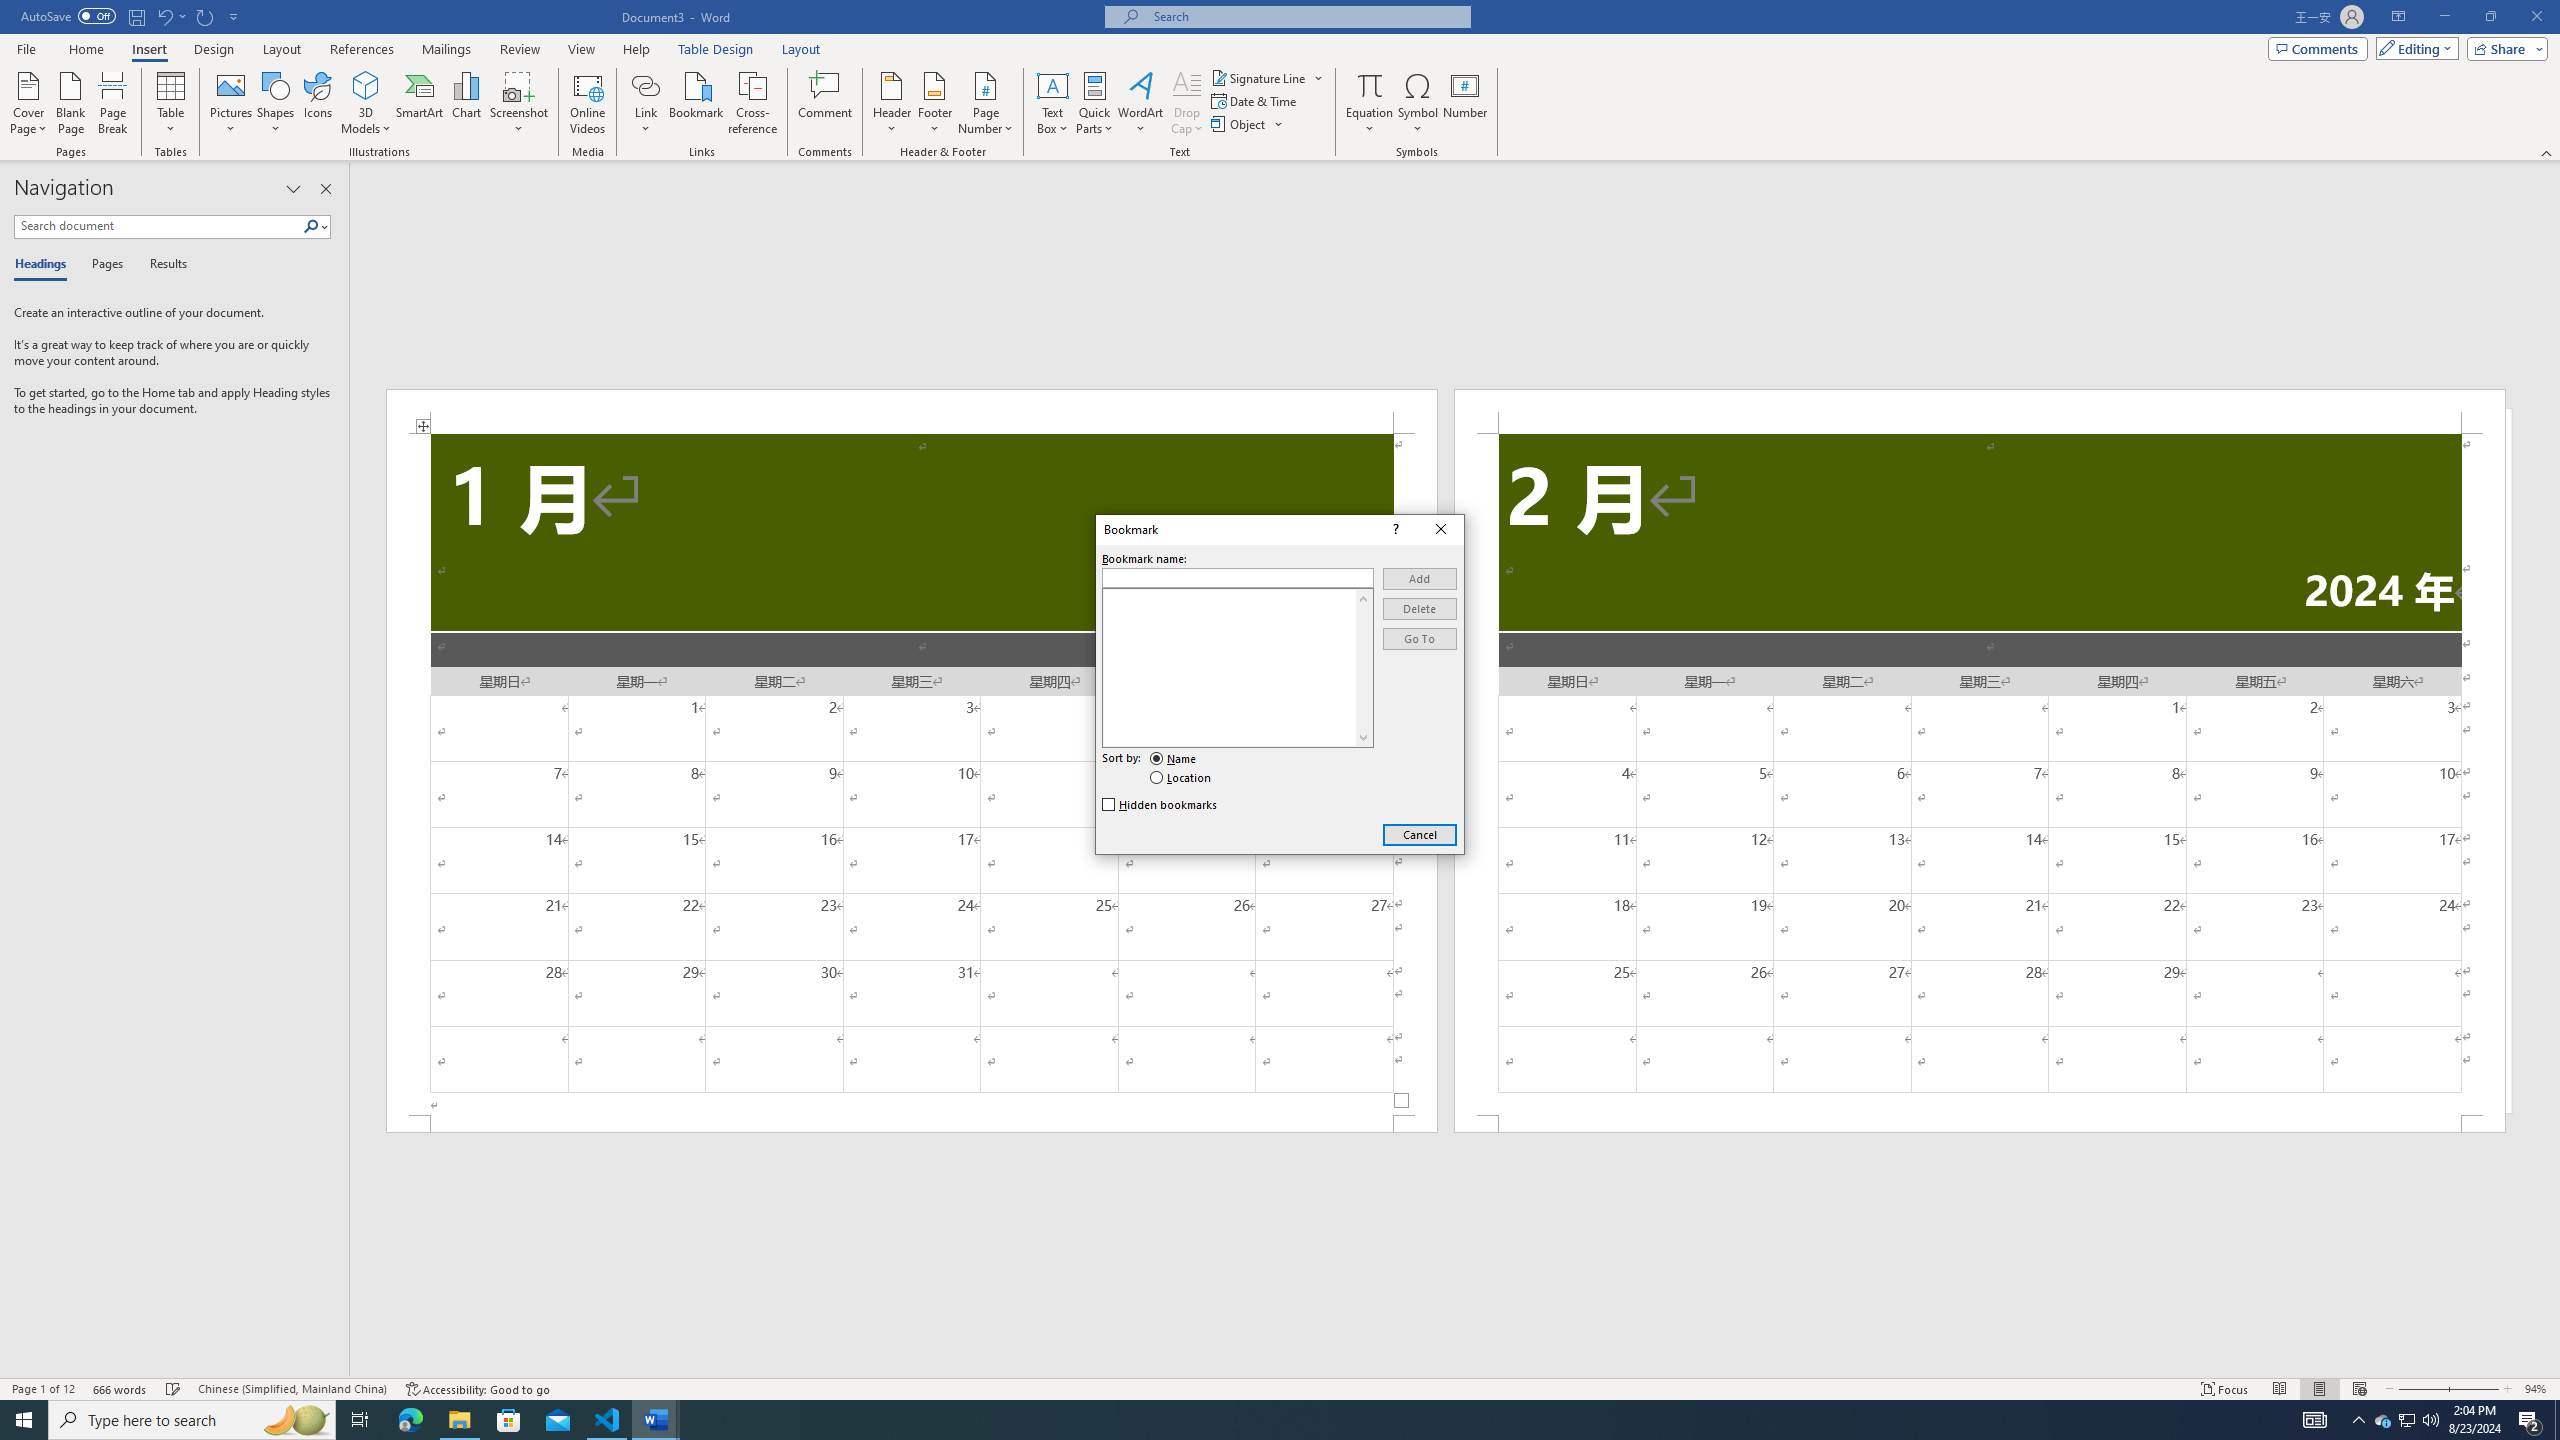  What do you see at coordinates (2530, 1418) in the screenshot?
I see `'Action Center, 2 new notifications'` at bounding box center [2530, 1418].